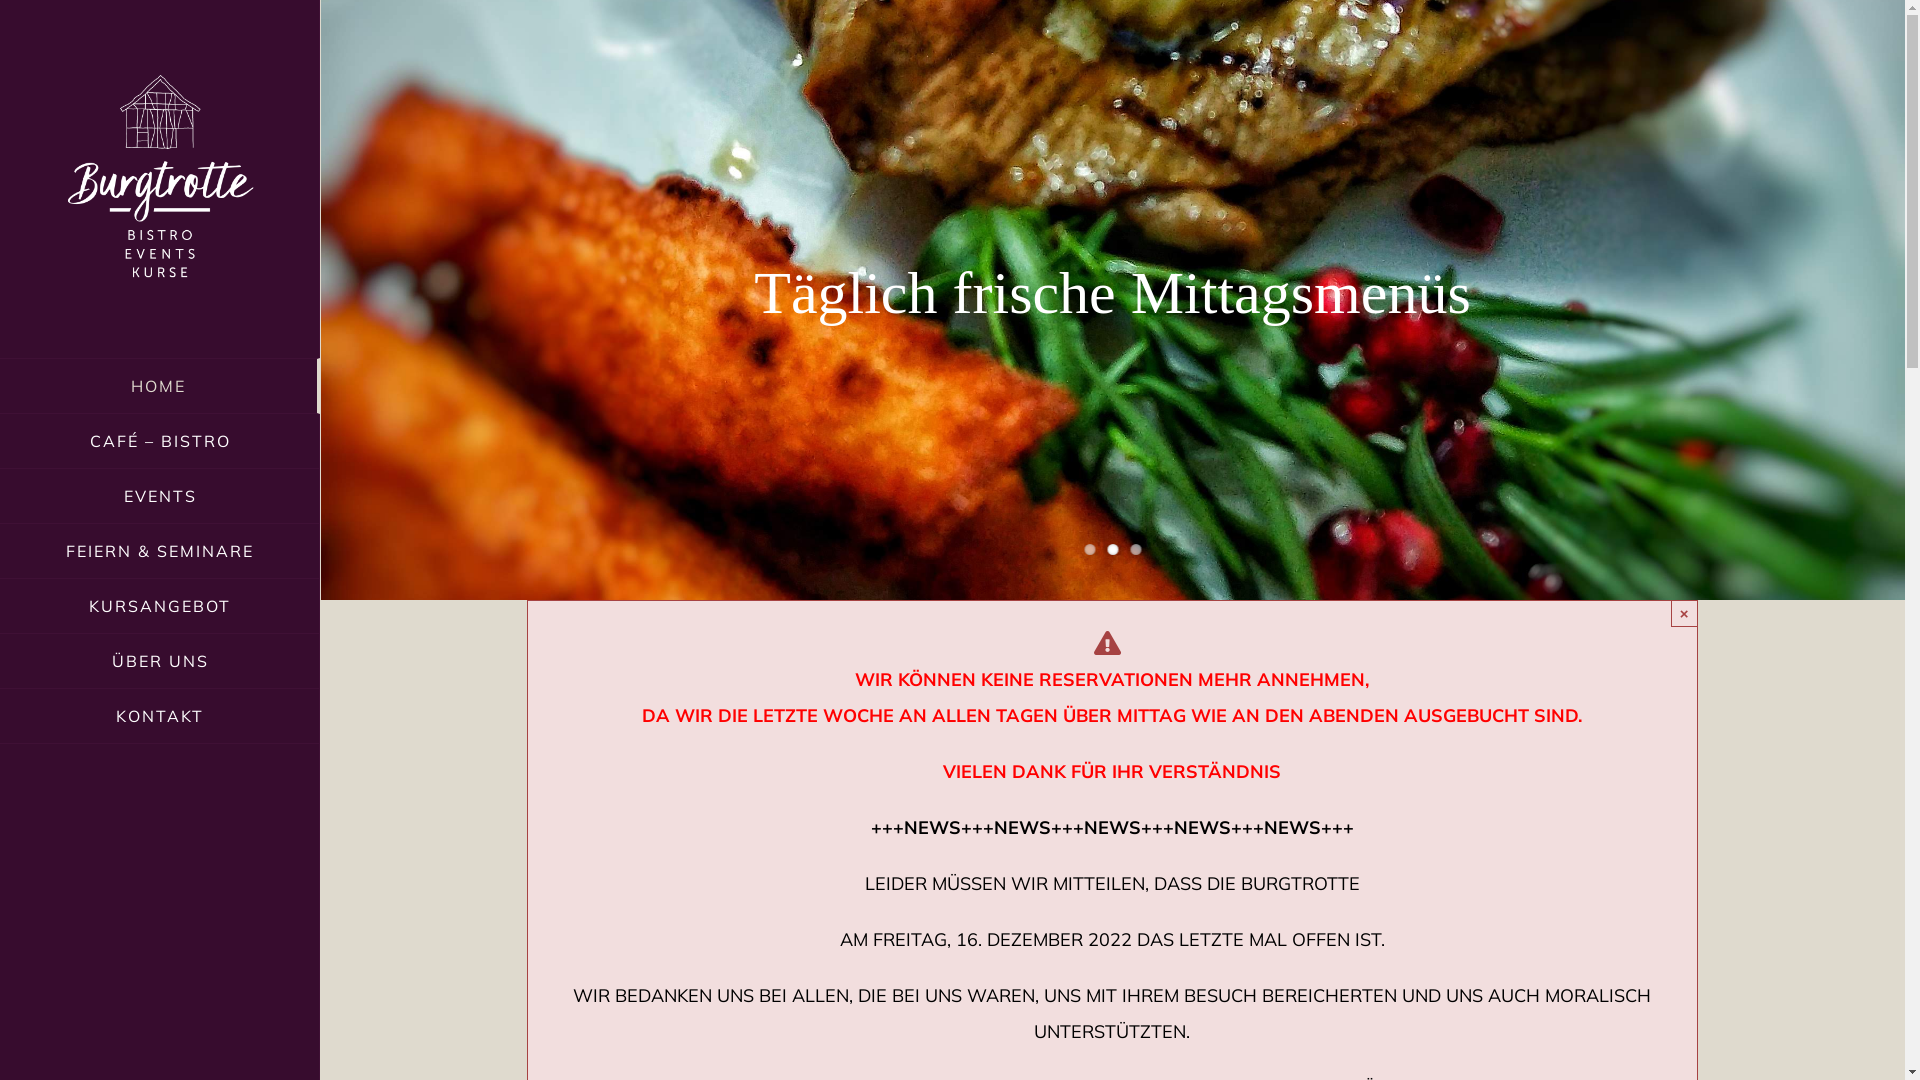 This screenshot has height=1080, width=1920. I want to click on '2', so click(1111, 549).